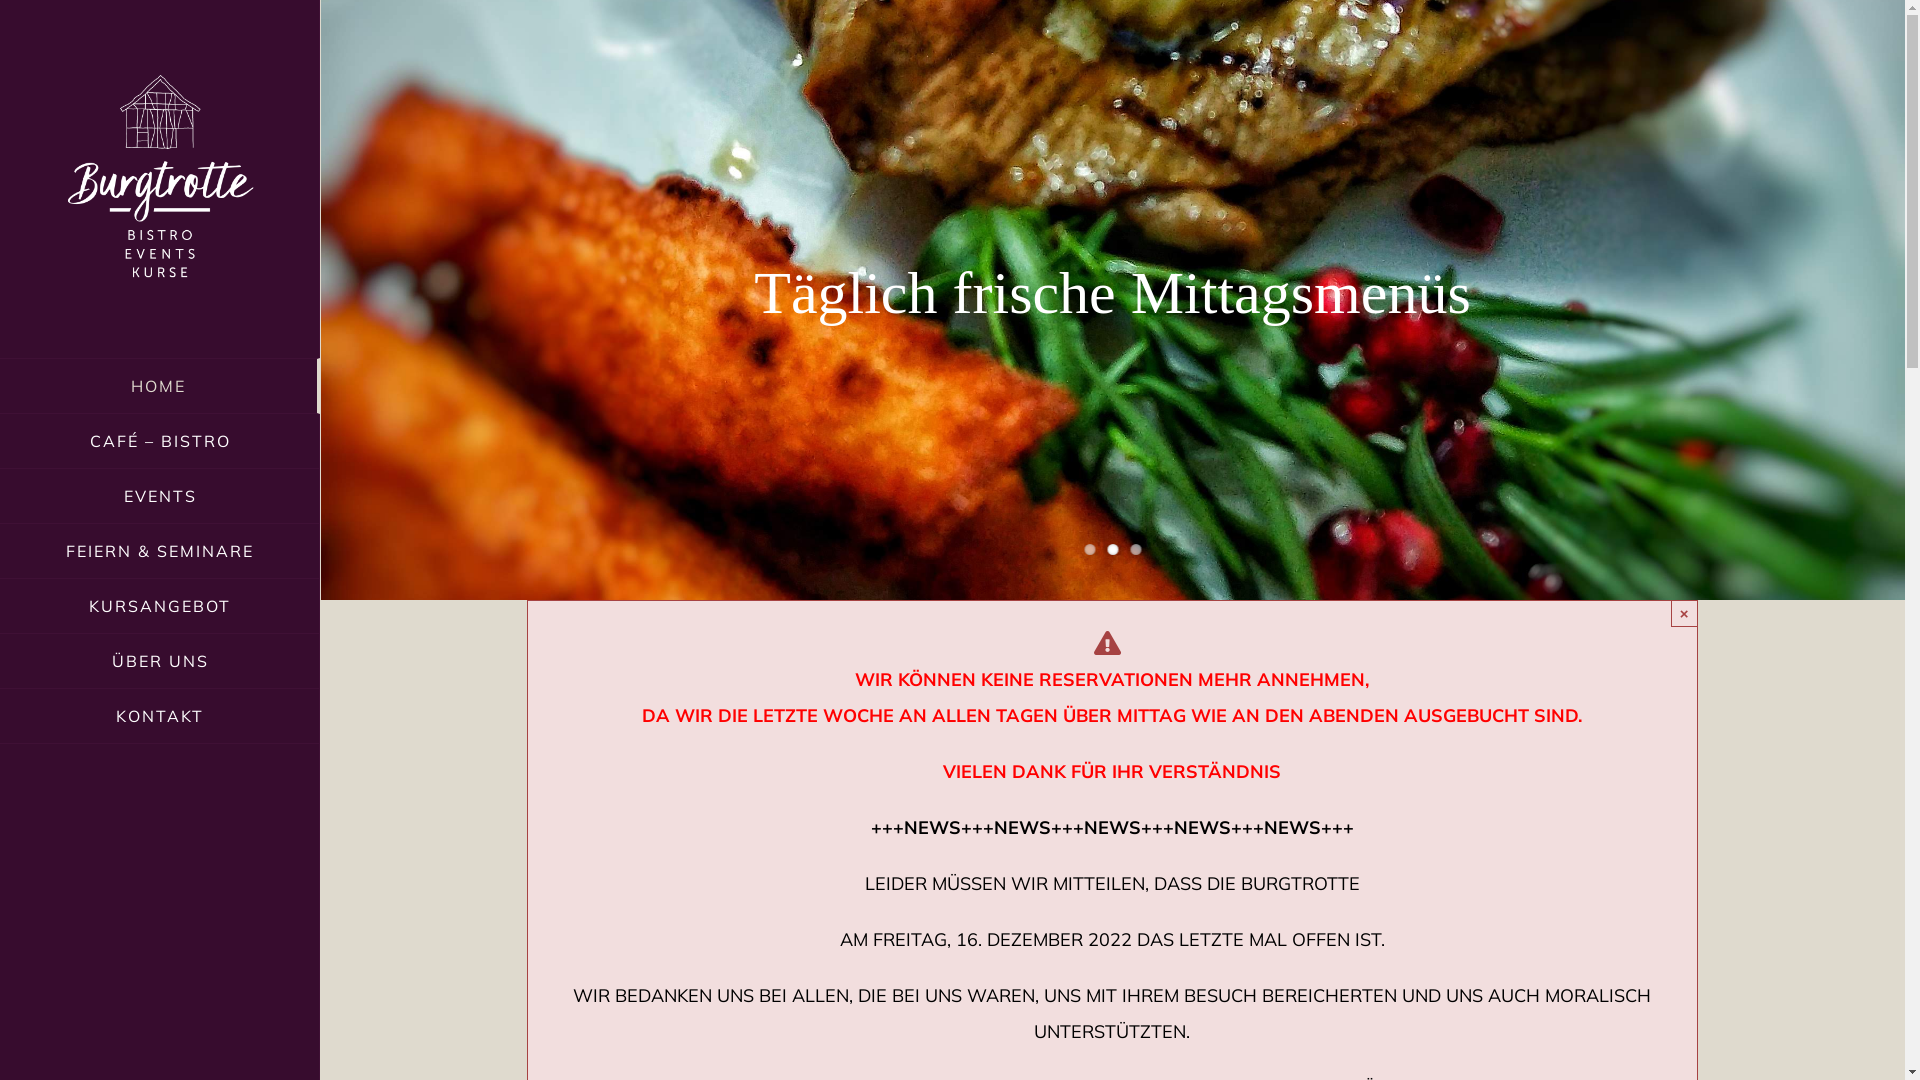 This screenshot has height=1080, width=1920. I want to click on '2', so click(1111, 549).